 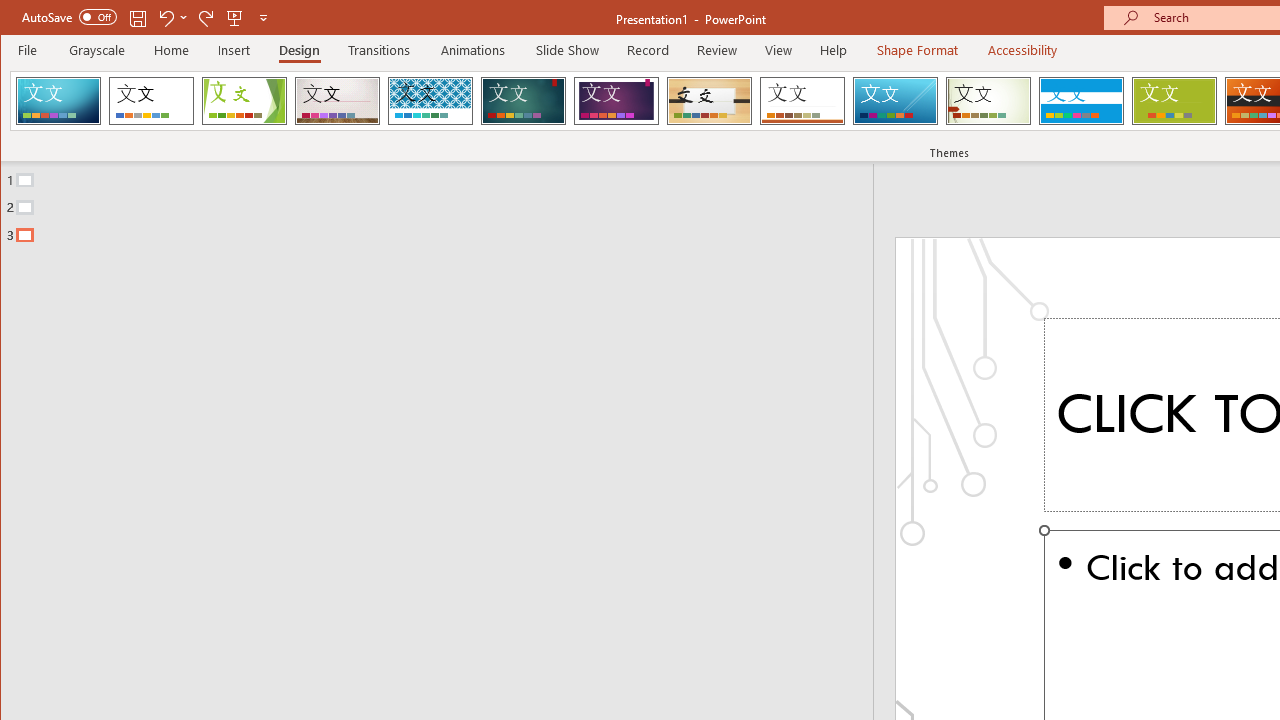 I want to click on 'Gallery', so click(x=337, y=100).